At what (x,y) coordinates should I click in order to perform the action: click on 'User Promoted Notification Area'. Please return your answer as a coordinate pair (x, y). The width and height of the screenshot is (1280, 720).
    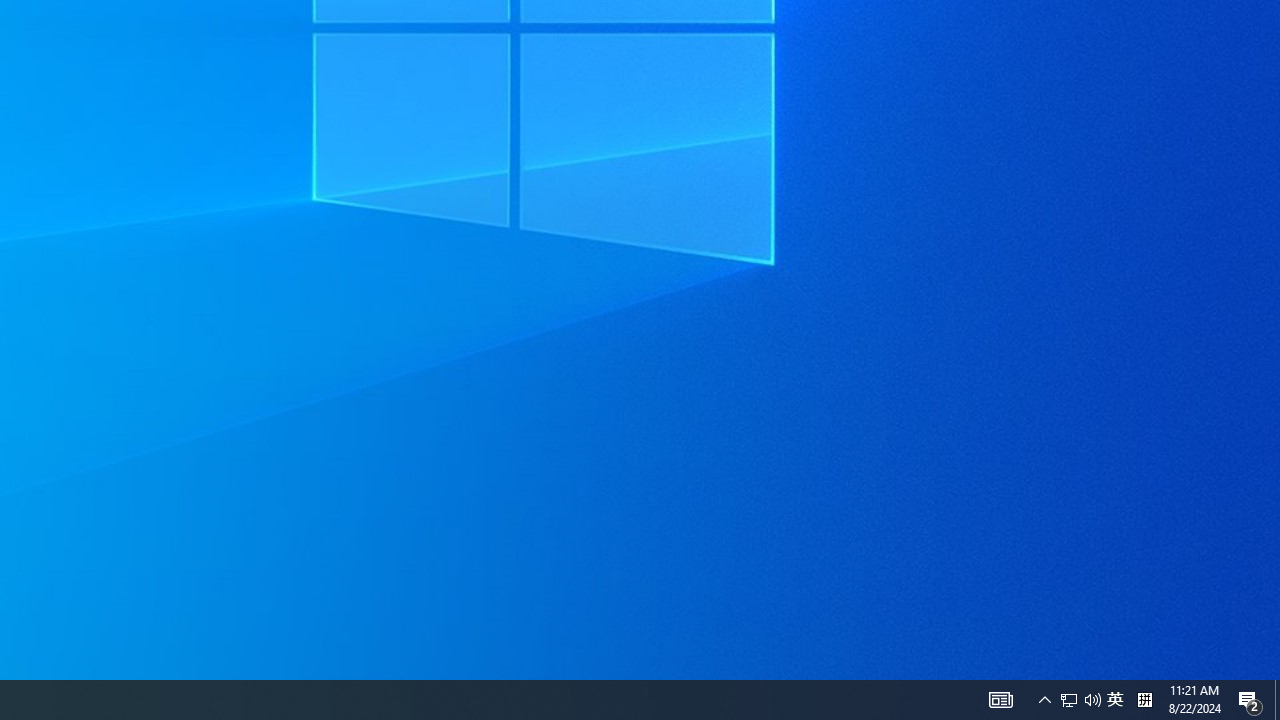
    Looking at the image, I should click on (1068, 698).